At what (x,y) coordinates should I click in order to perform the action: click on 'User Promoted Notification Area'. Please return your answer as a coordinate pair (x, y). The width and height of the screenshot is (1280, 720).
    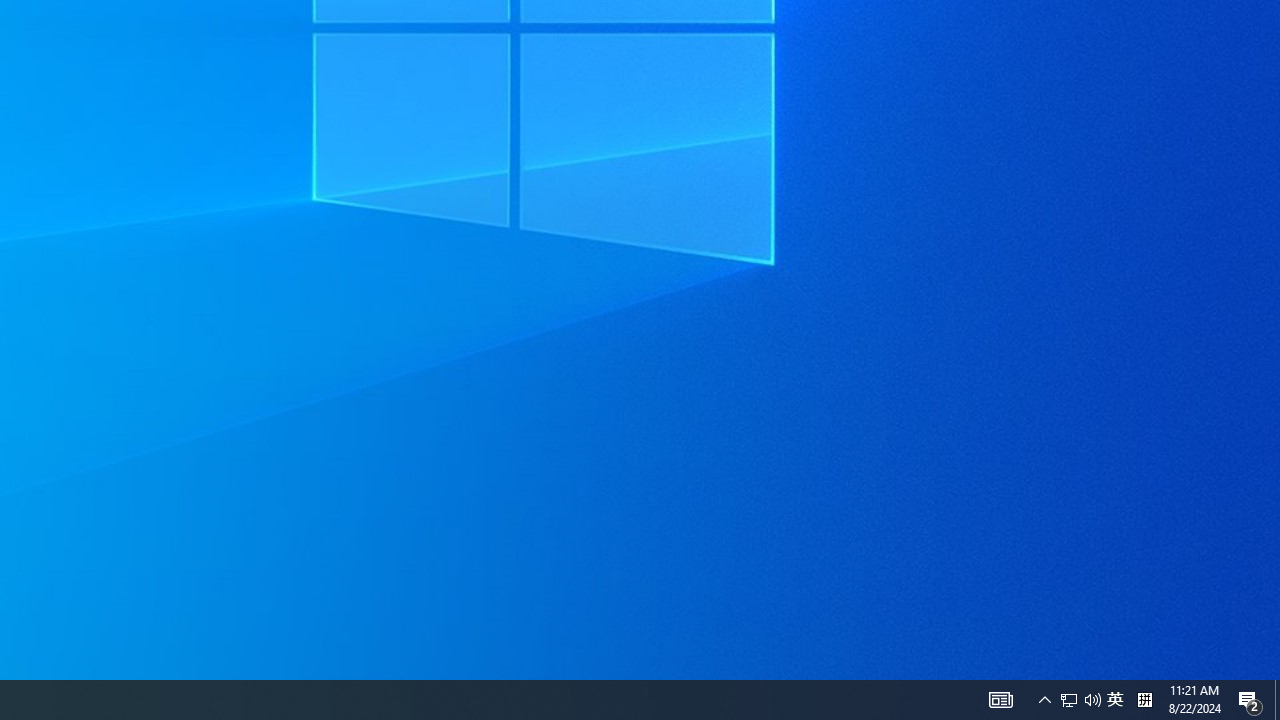
    Looking at the image, I should click on (1068, 698).